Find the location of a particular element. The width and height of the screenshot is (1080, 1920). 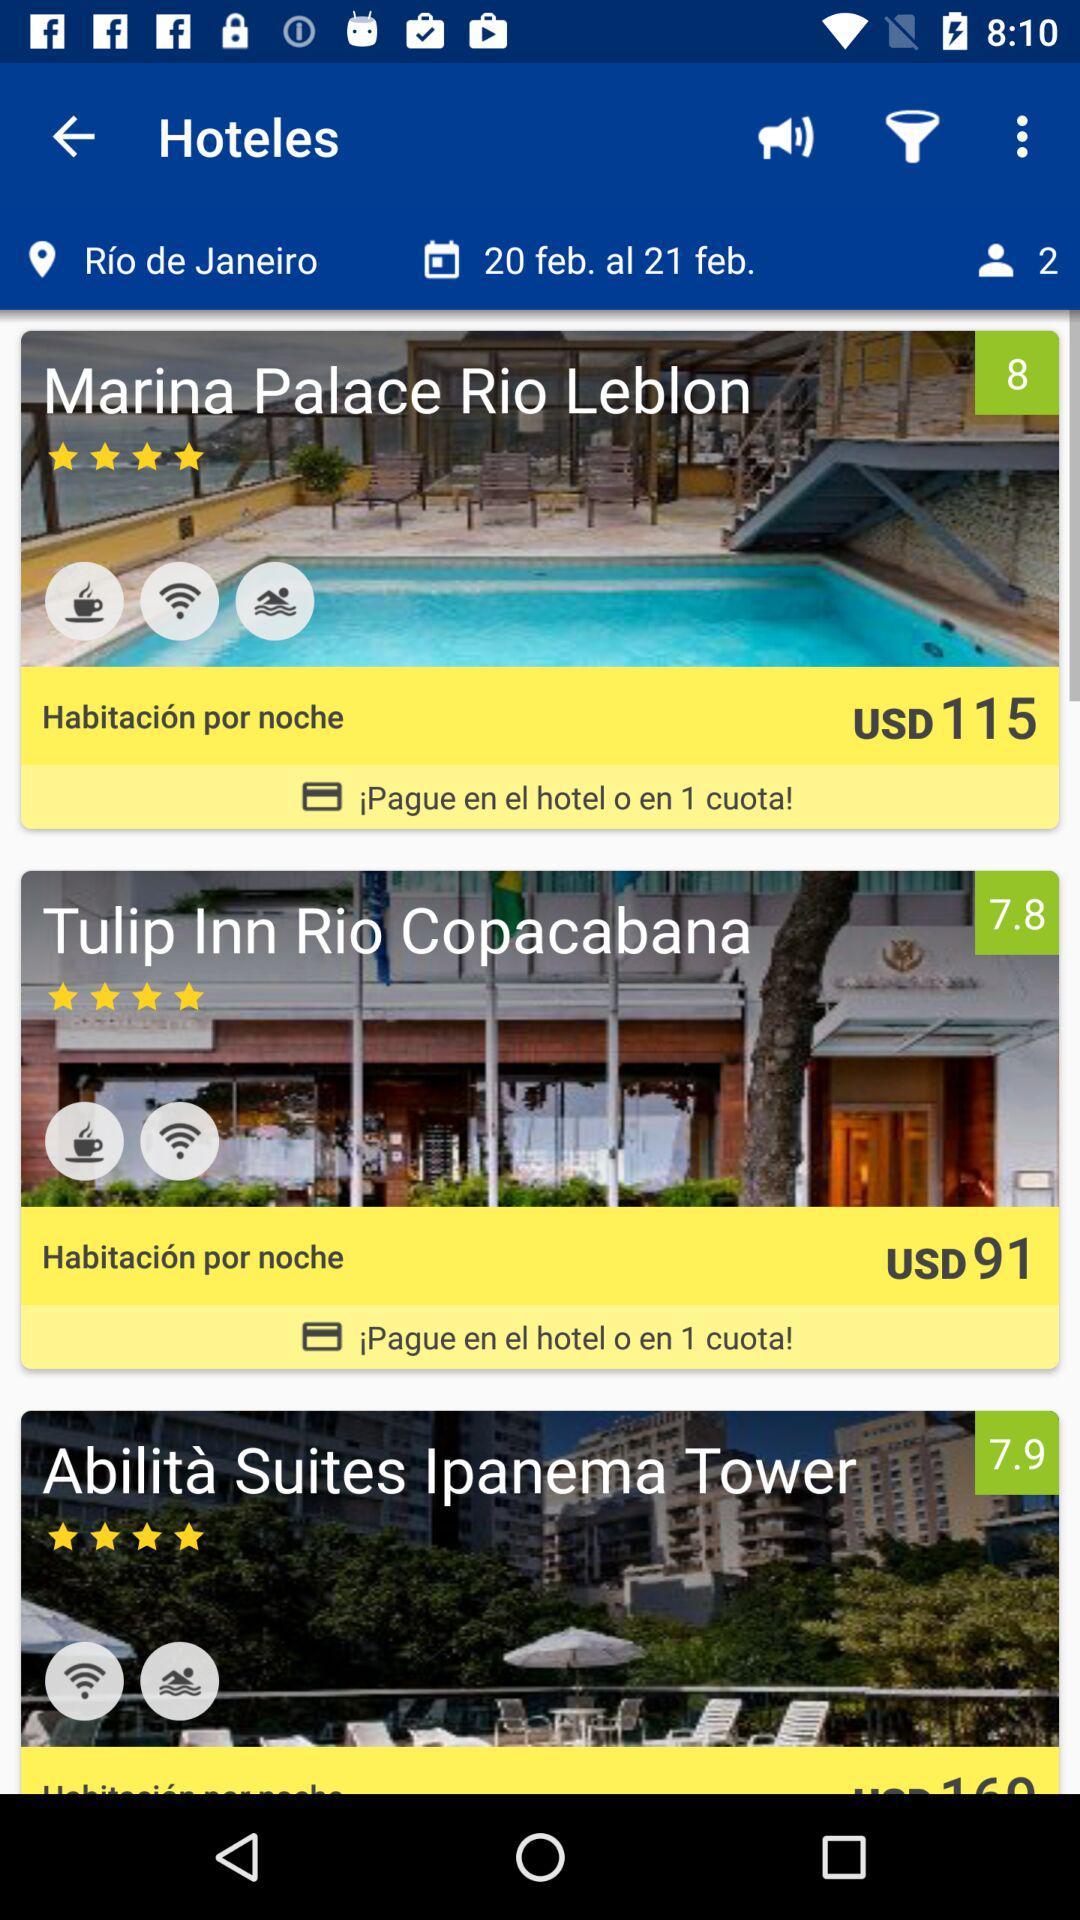

the item to the left of the 7.9 icon is located at coordinates (502, 1468).